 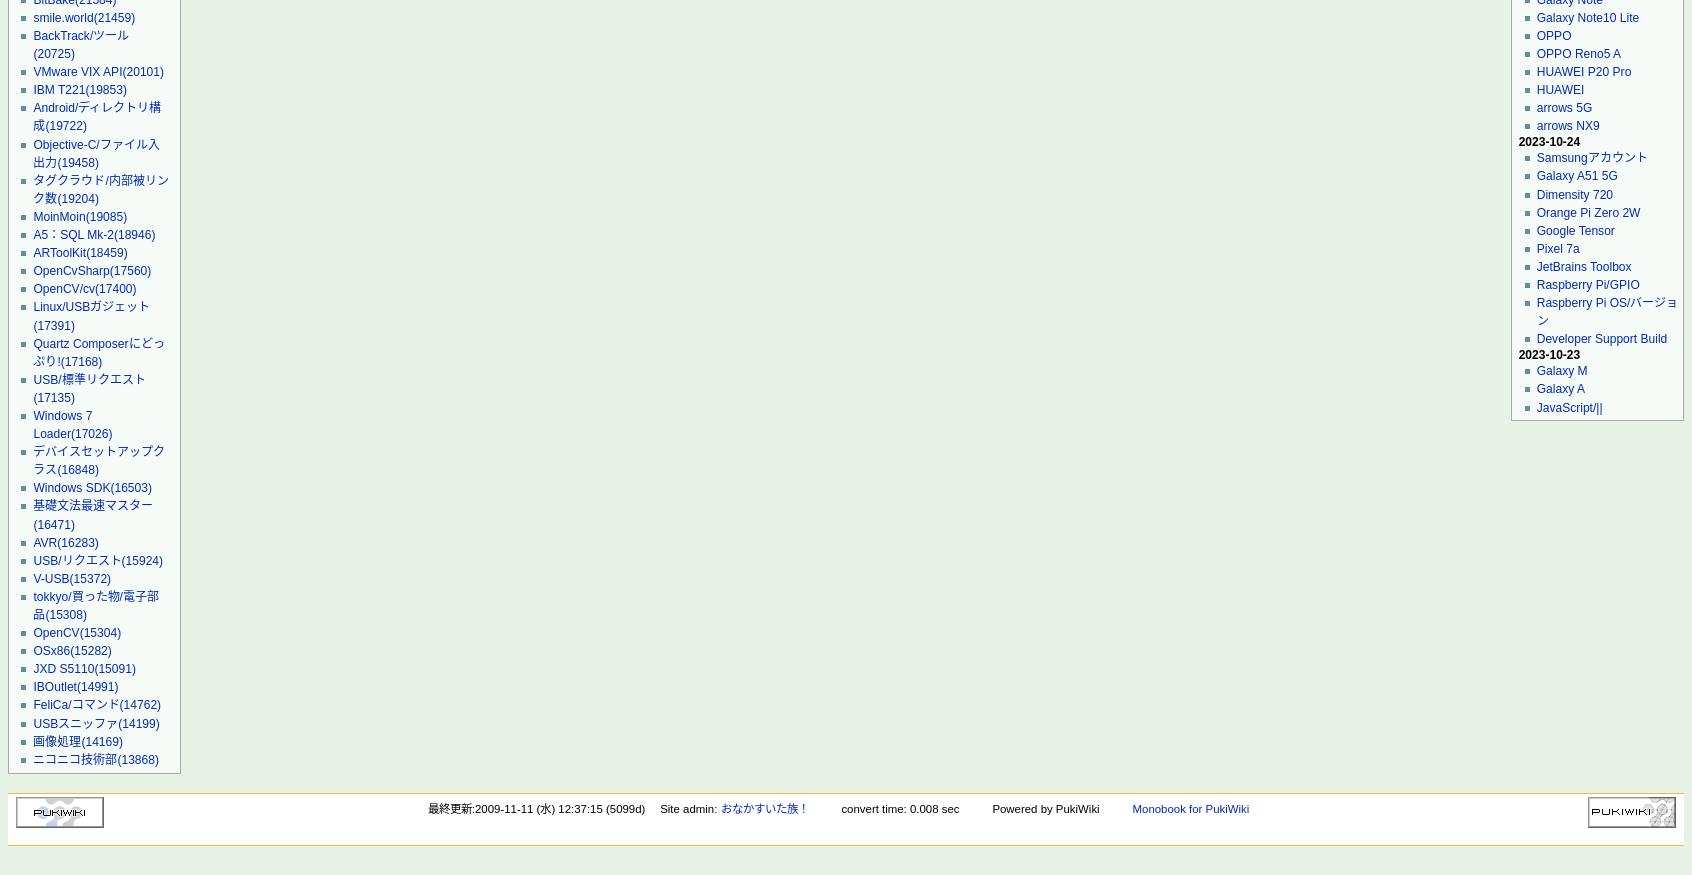 I want to click on '(16471)', so click(x=52, y=523).